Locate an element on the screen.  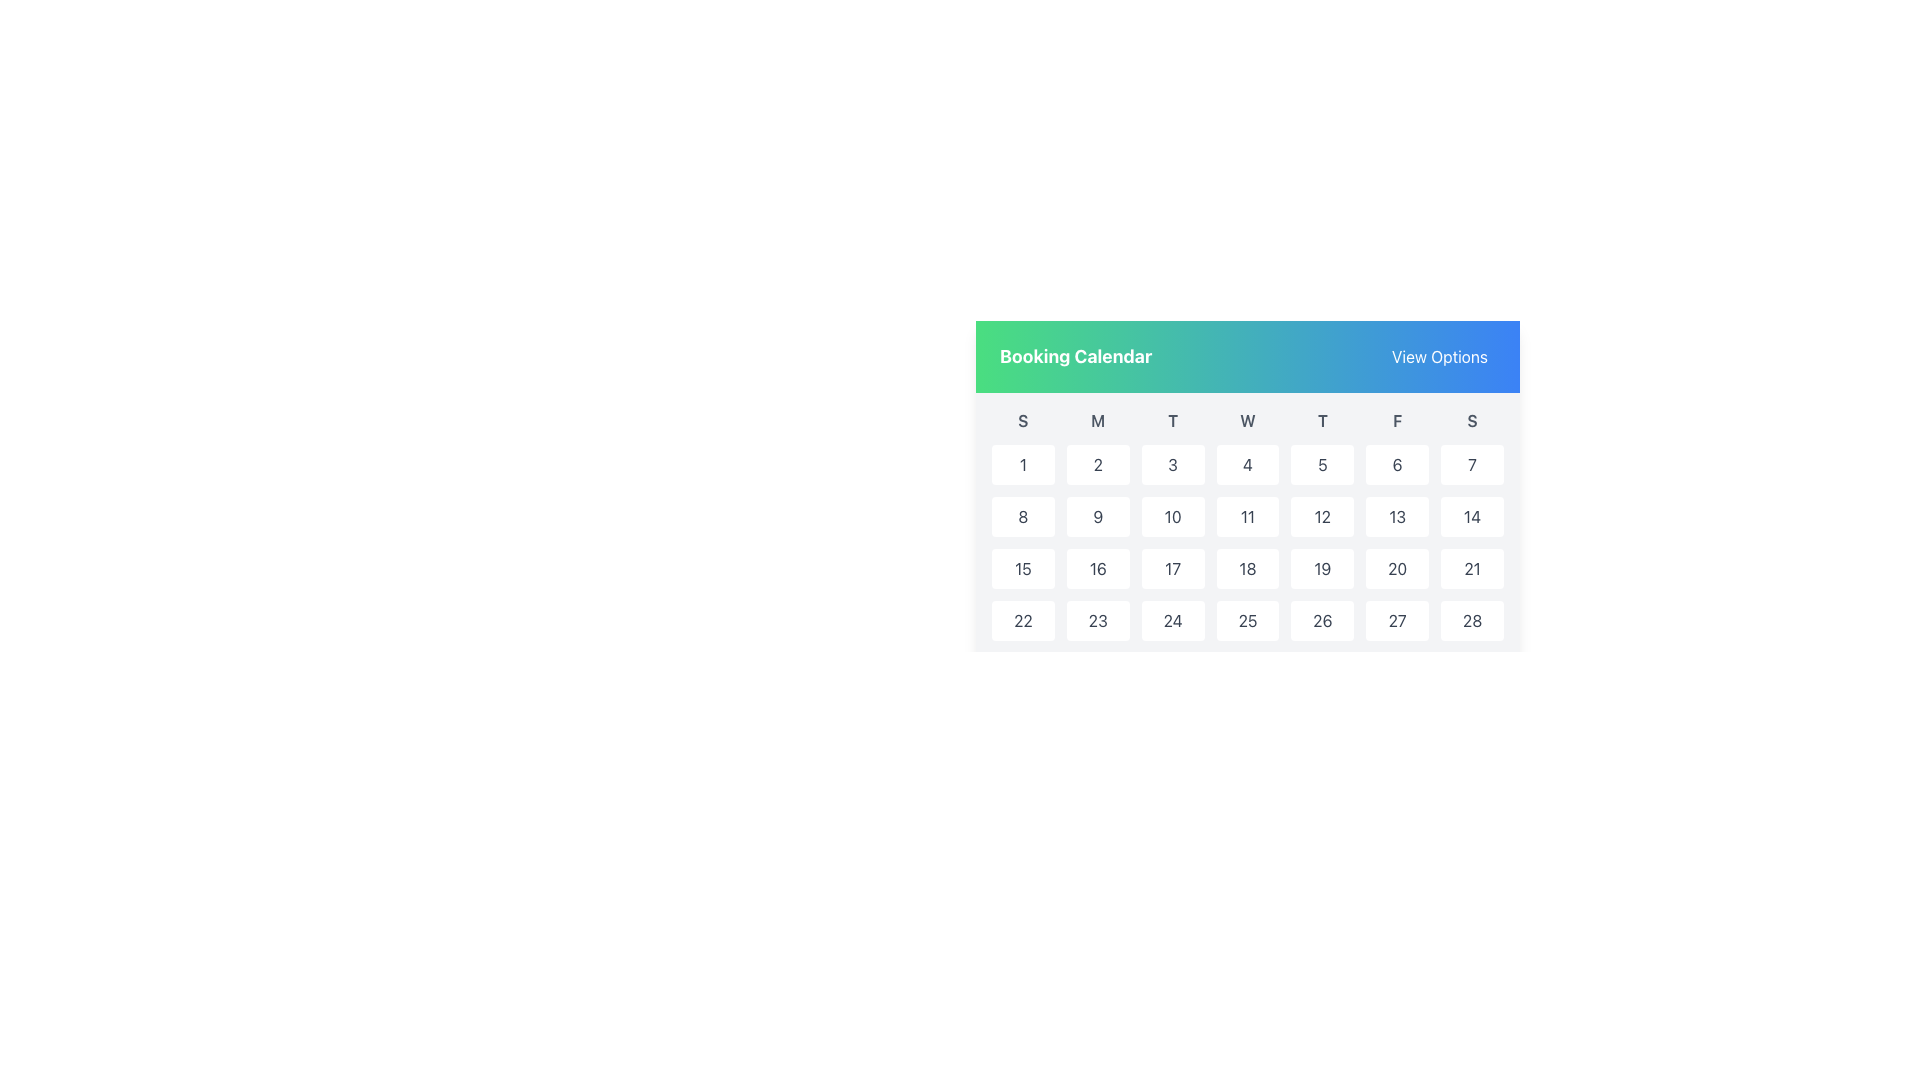
the date cell representing the 26th day of the month in the calendar layout is located at coordinates (1322, 620).